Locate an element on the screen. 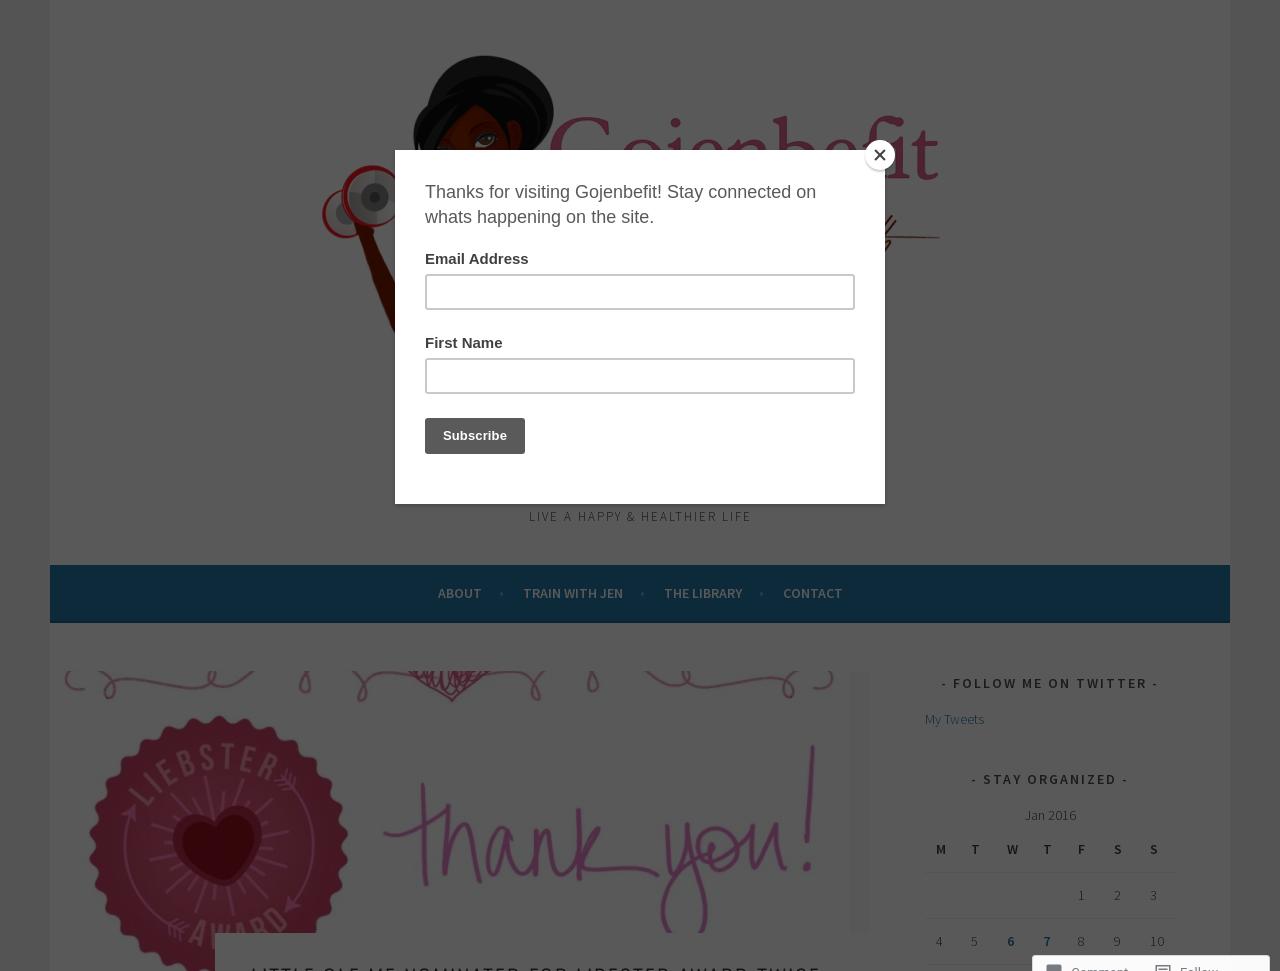 Image resolution: width=1280 pixels, height=971 pixels. '3' is located at coordinates (1152, 894).